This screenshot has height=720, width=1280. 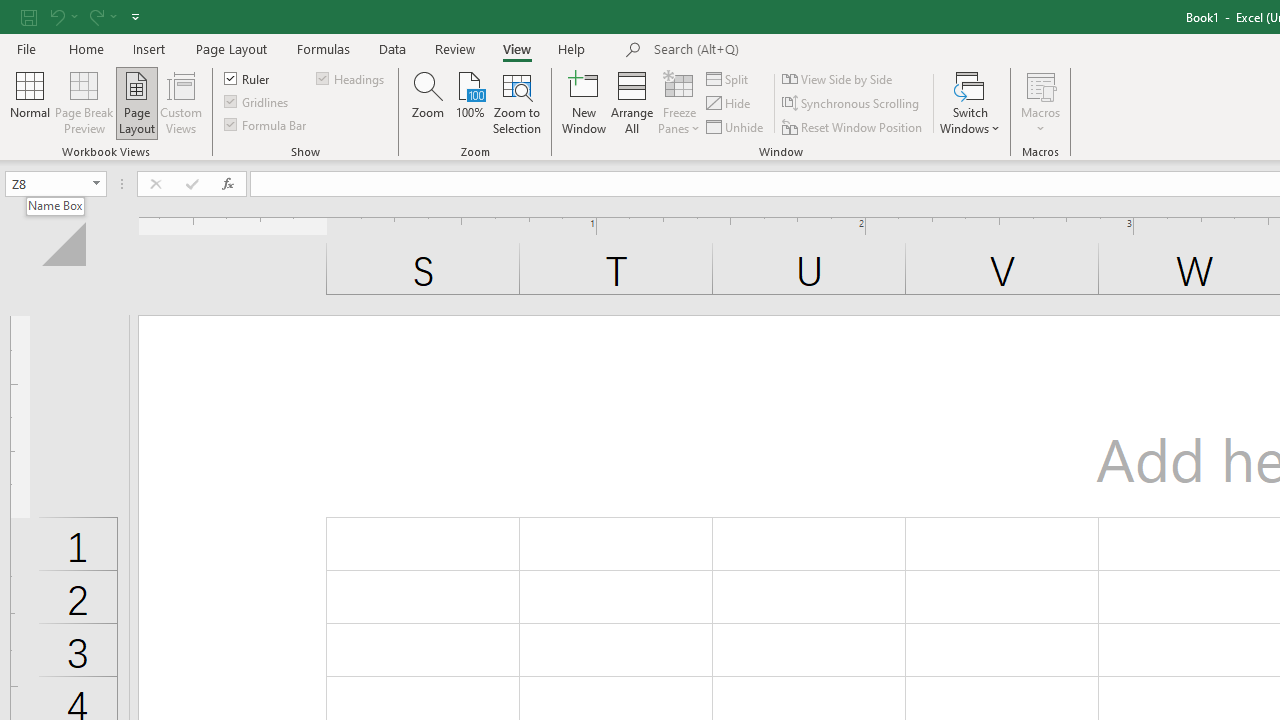 I want to click on 'Gridlines', so click(x=256, y=101).